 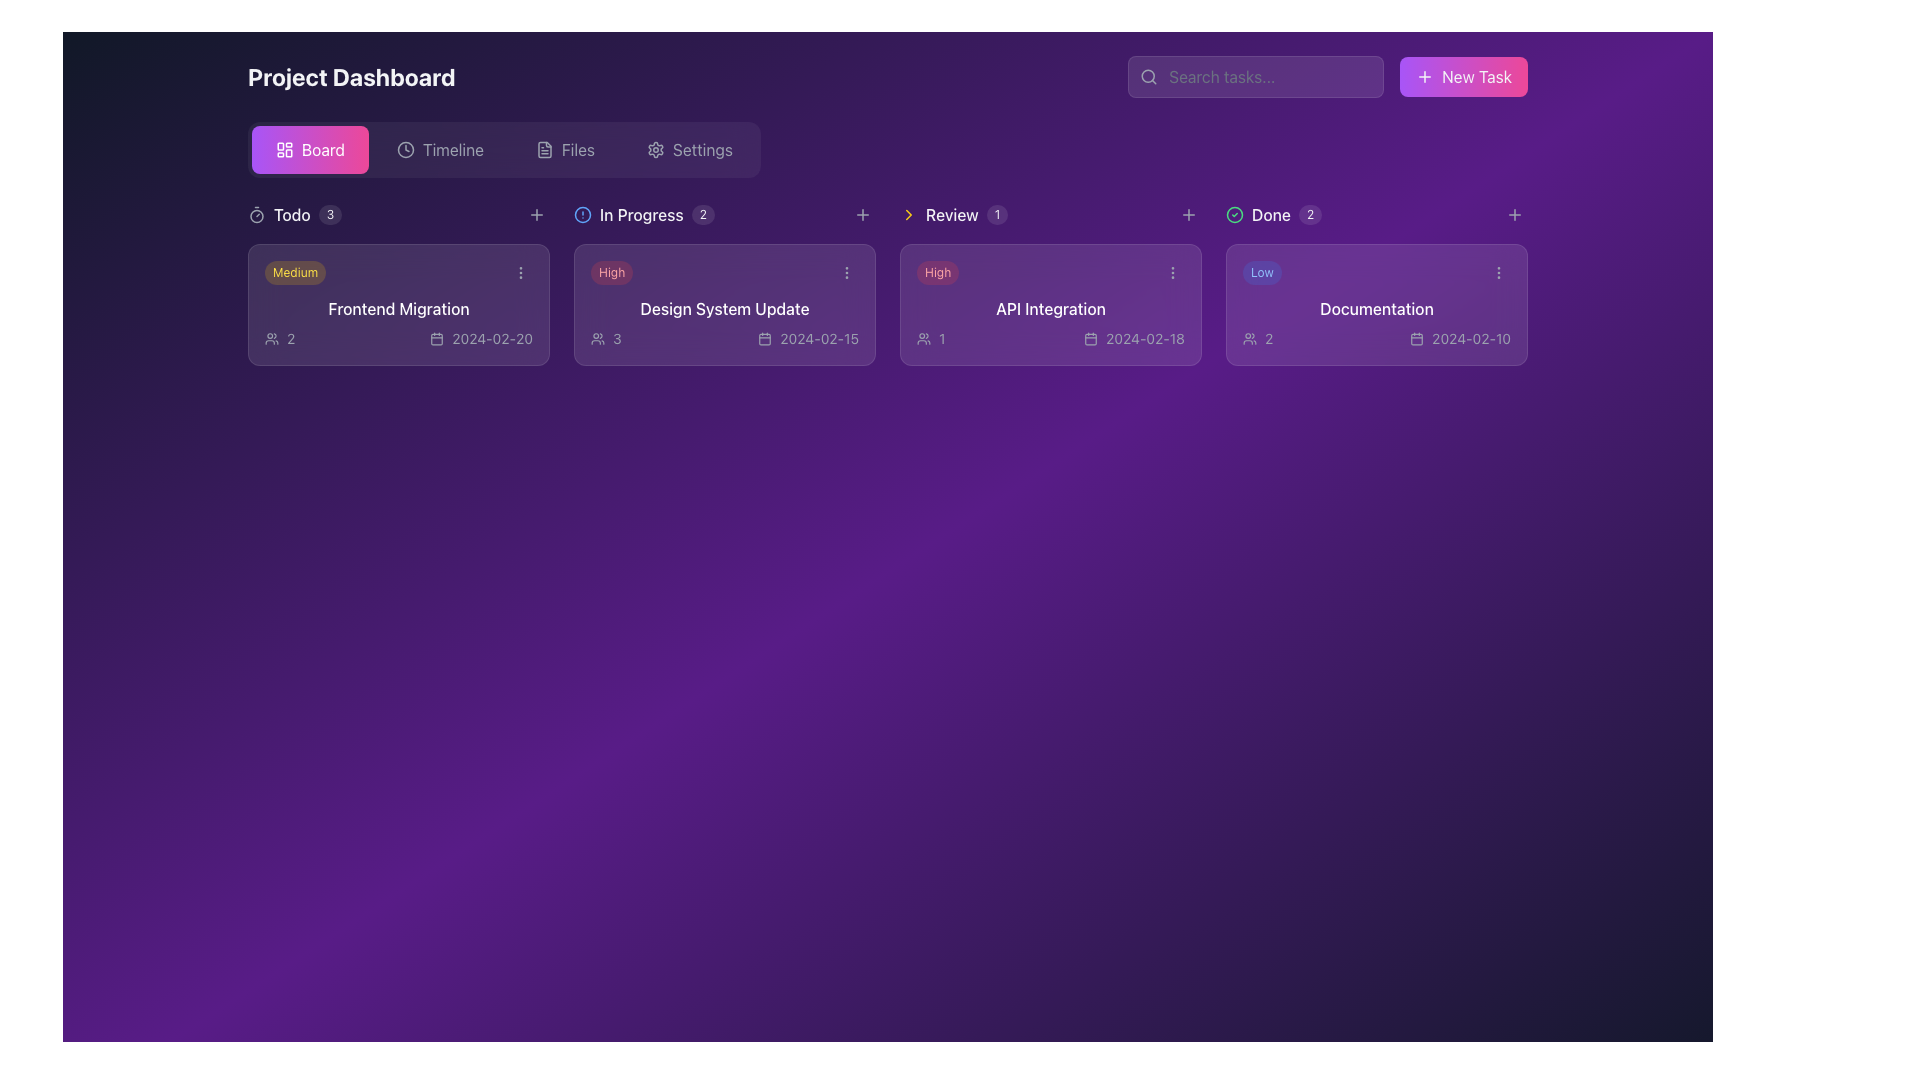 I want to click on the label with an icon and text indicating the count of users involved in the task on the 'Documentation' card located in the 'Done' column, so click(x=1256, y=338).